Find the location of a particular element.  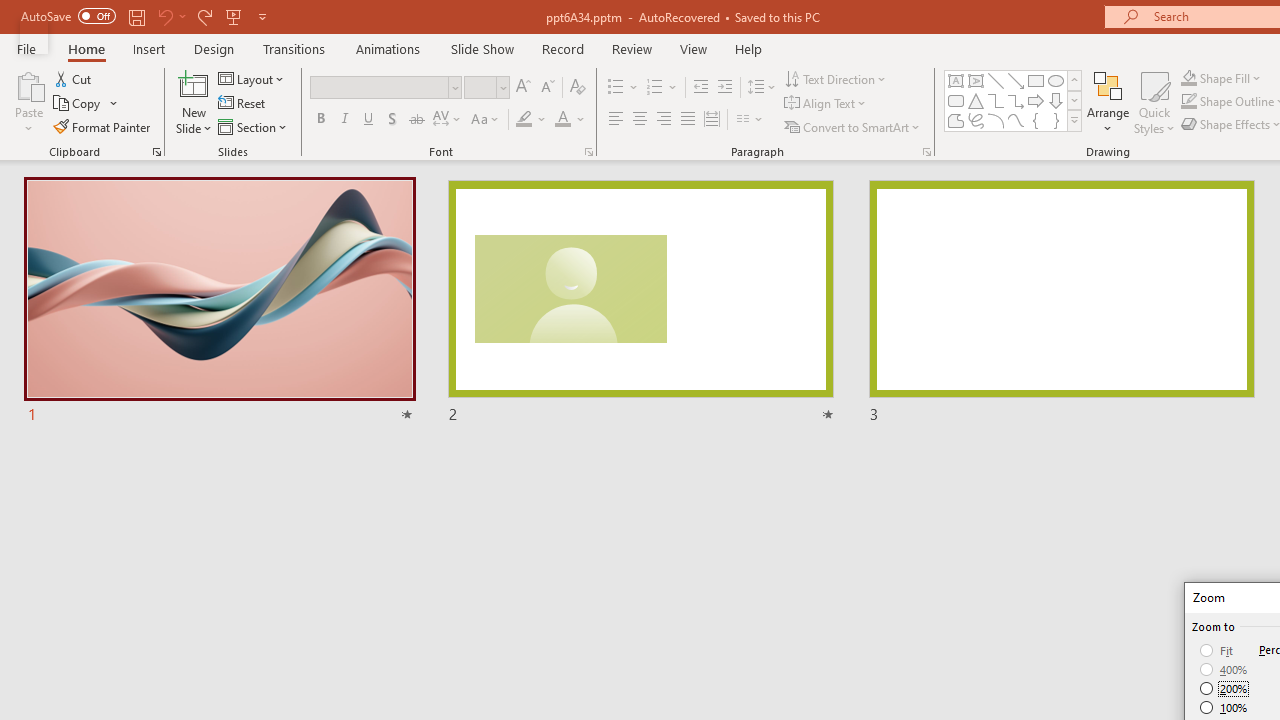

'Decrease Indent' is located at coordinates (700, 86).